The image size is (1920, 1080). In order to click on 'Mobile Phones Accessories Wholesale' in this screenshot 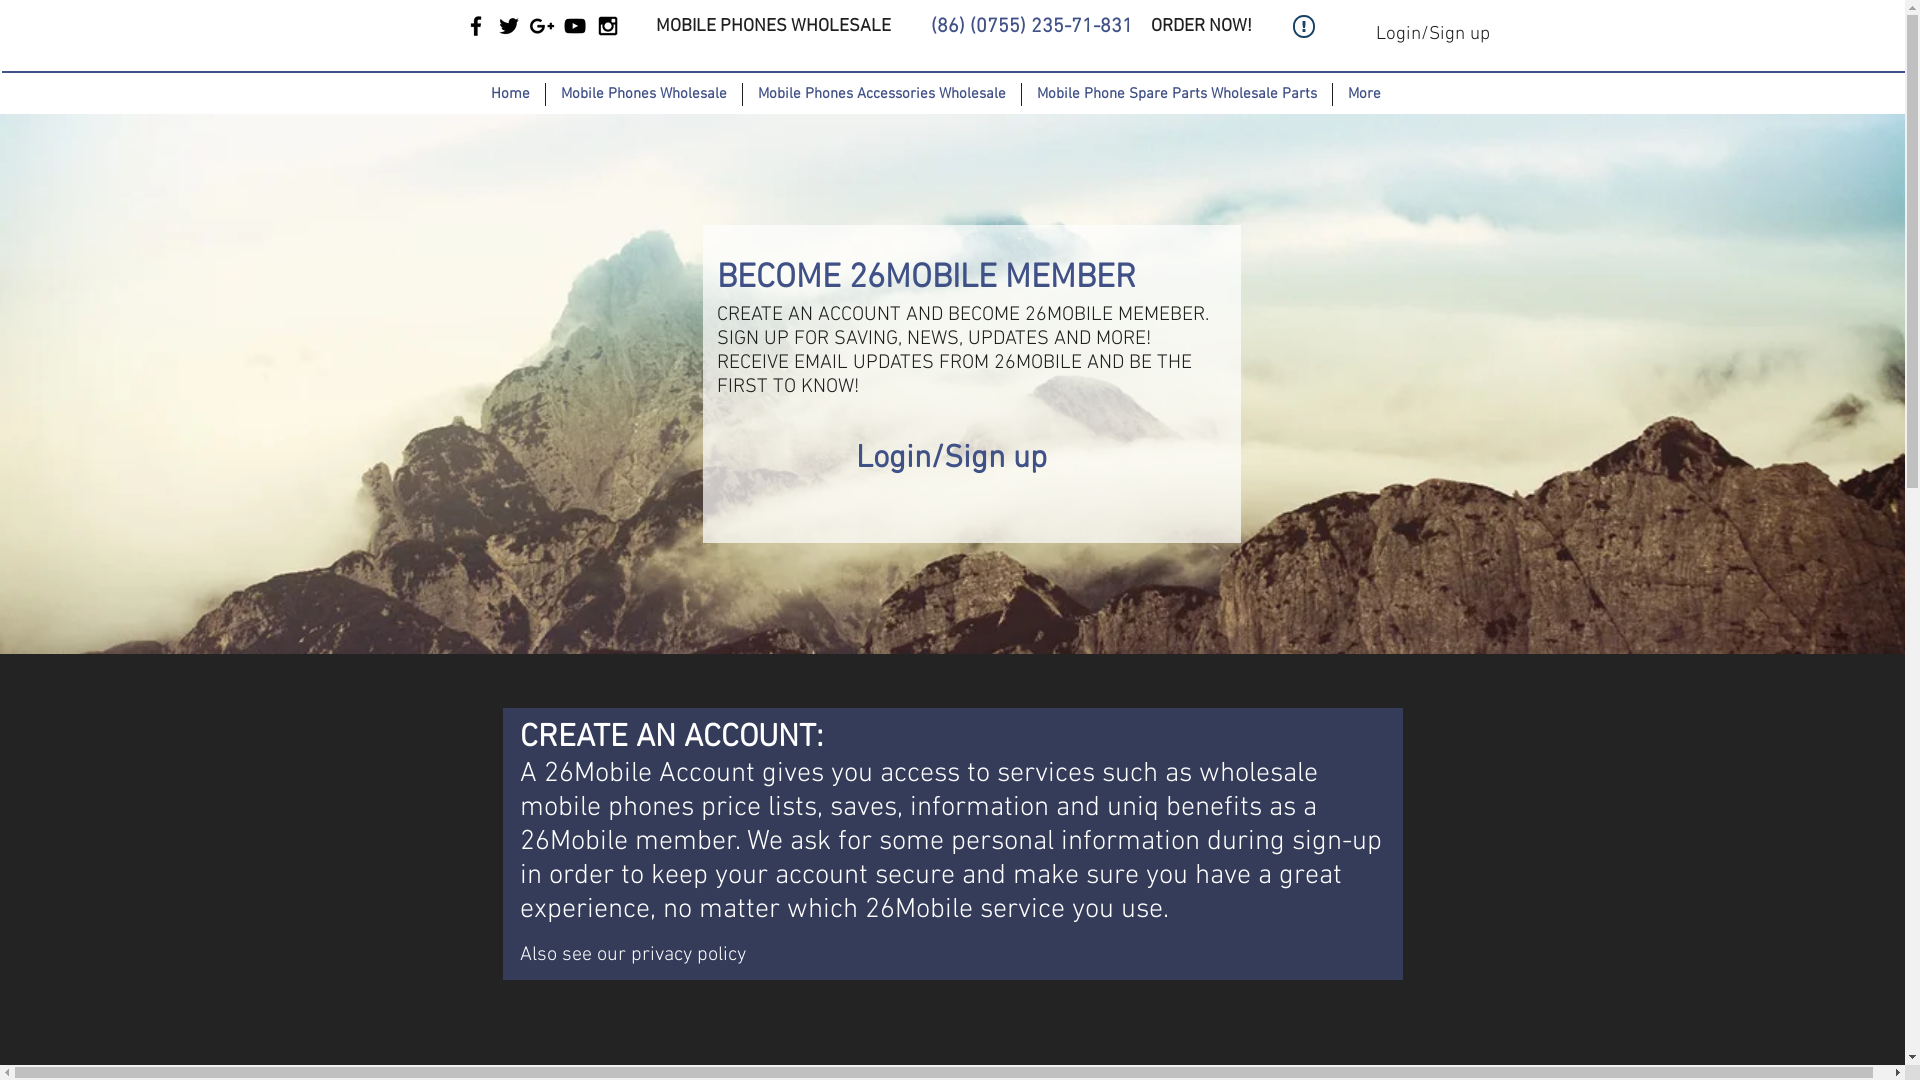, I will do `click(880, 94)`.